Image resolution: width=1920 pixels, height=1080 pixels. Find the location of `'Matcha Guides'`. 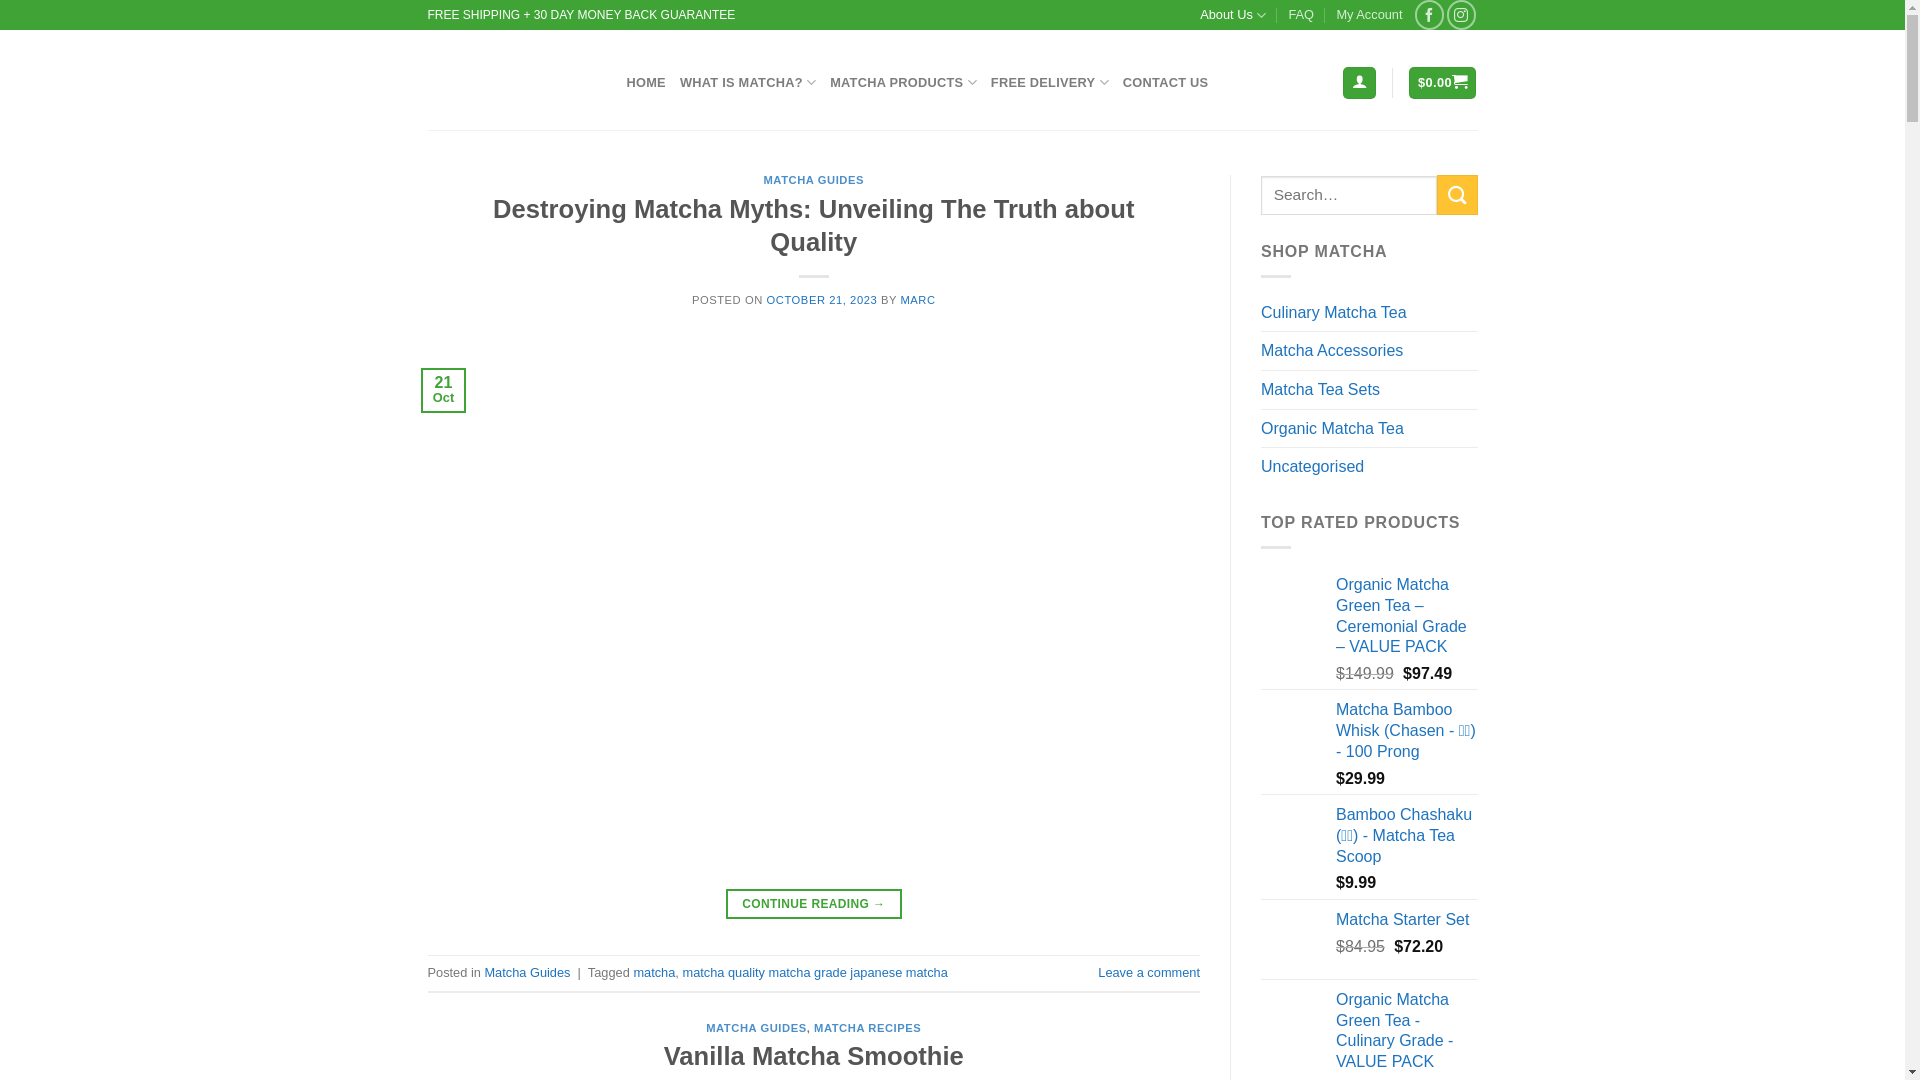

'Matcha Guides' is located at coordinates (527, 971).